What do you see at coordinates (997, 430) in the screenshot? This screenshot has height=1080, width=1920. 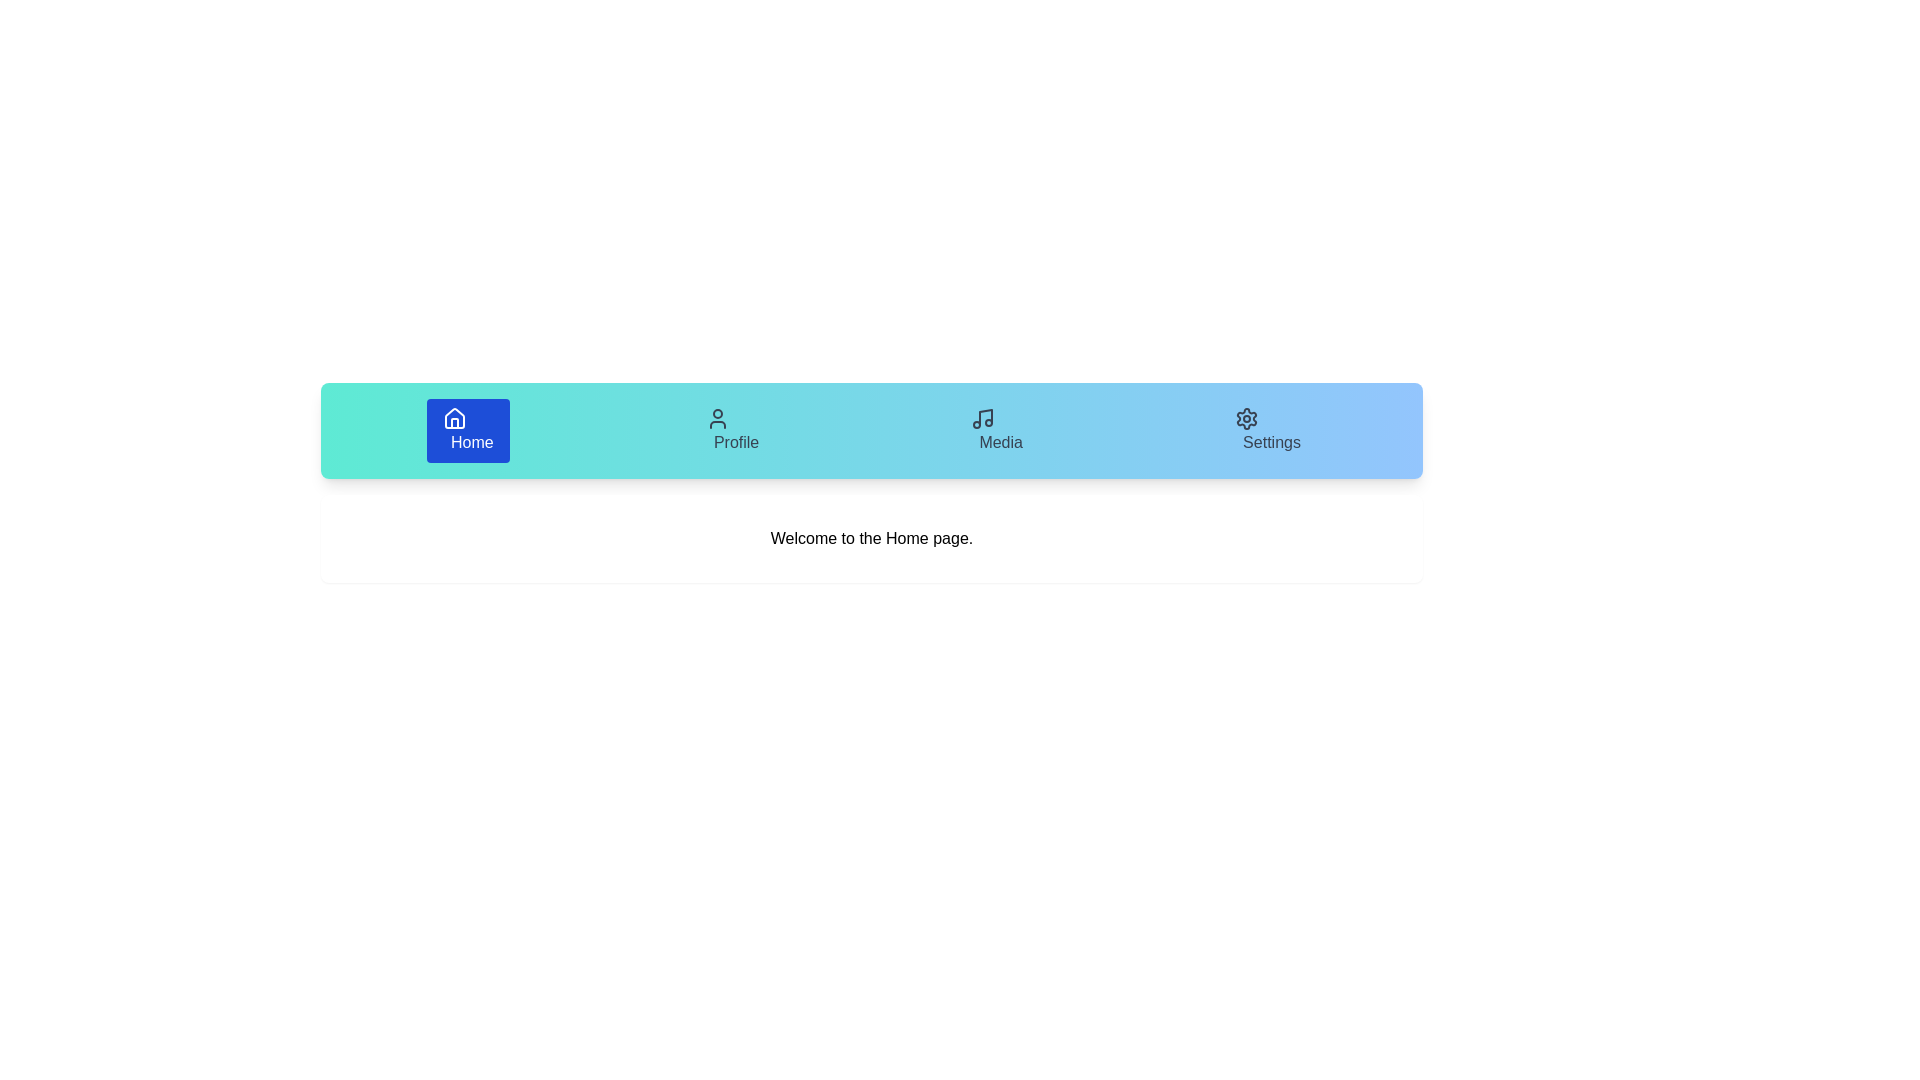 I see `the tab labeled Media to view its content` at bounding box center [997, 430].